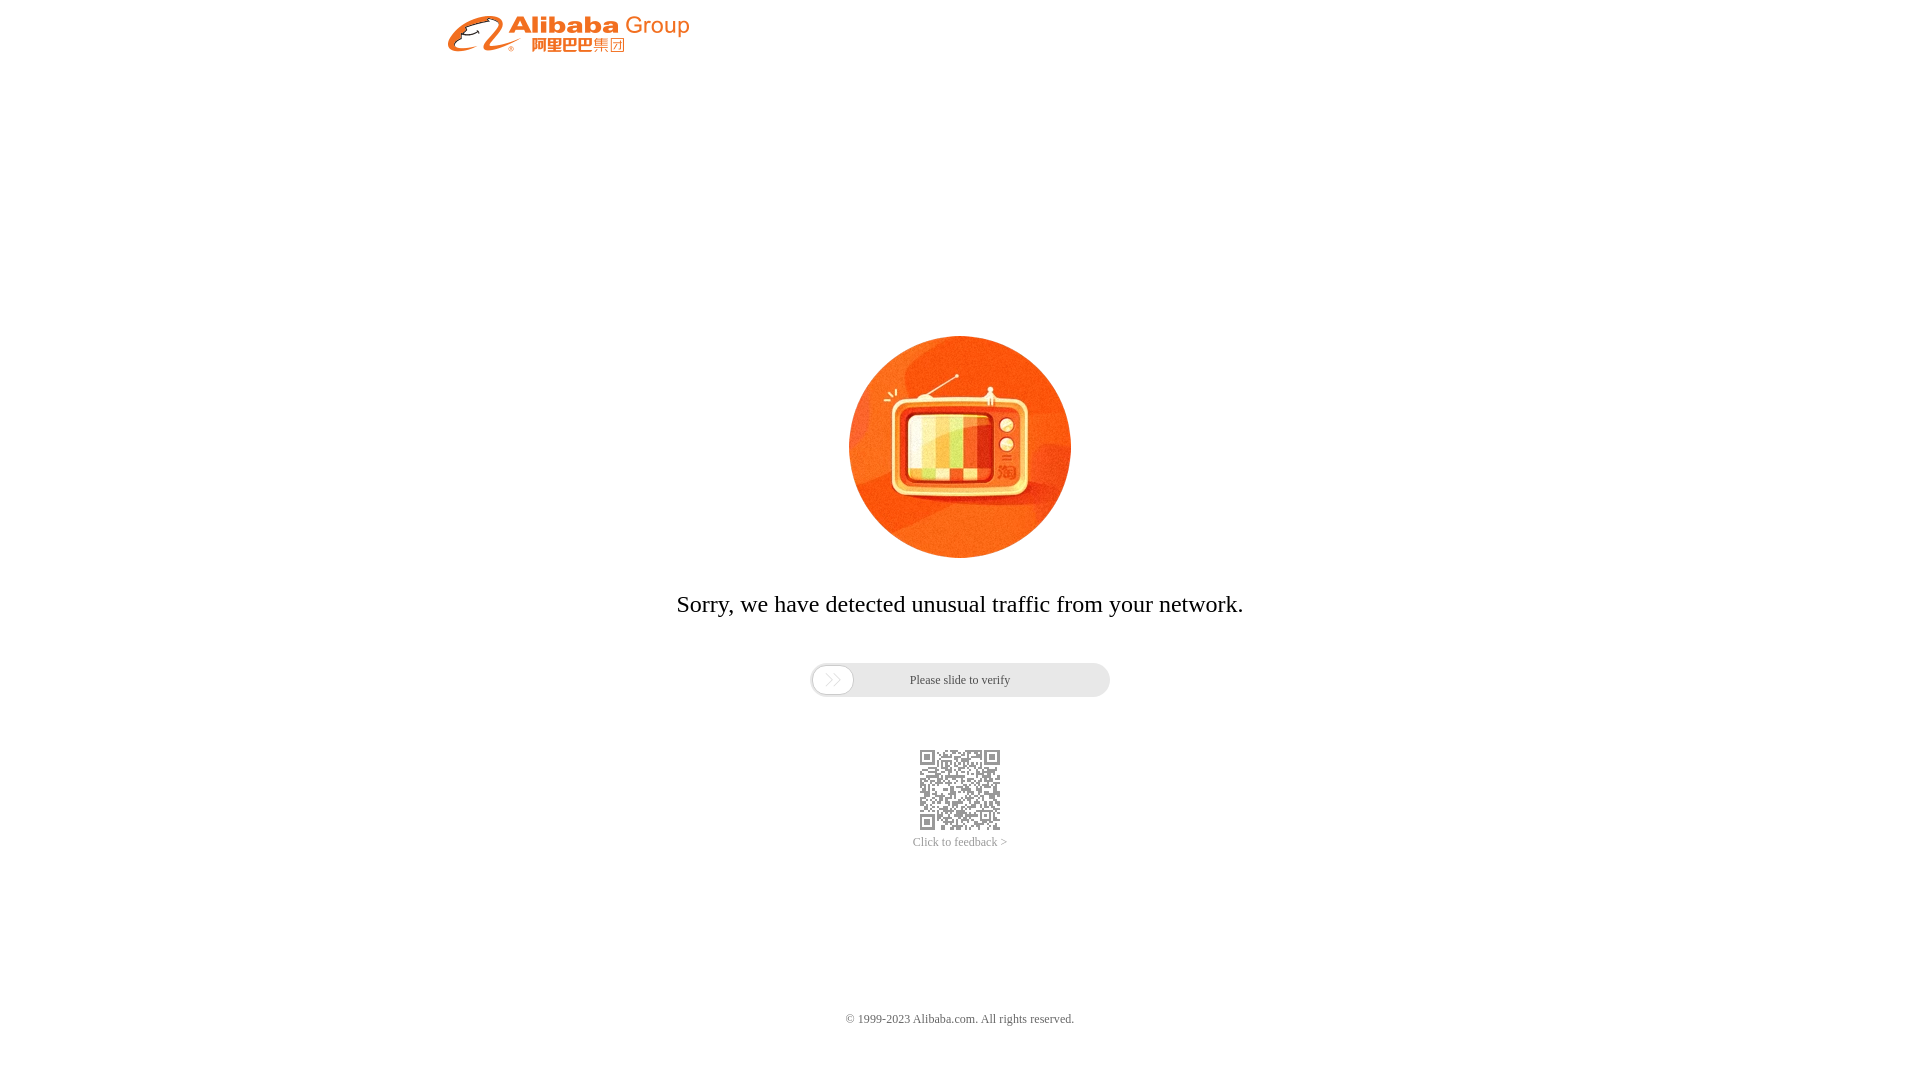  Describe the element at coordinates (911, 842) in the screenshot. I see `'Click to feedback >'` at that location.